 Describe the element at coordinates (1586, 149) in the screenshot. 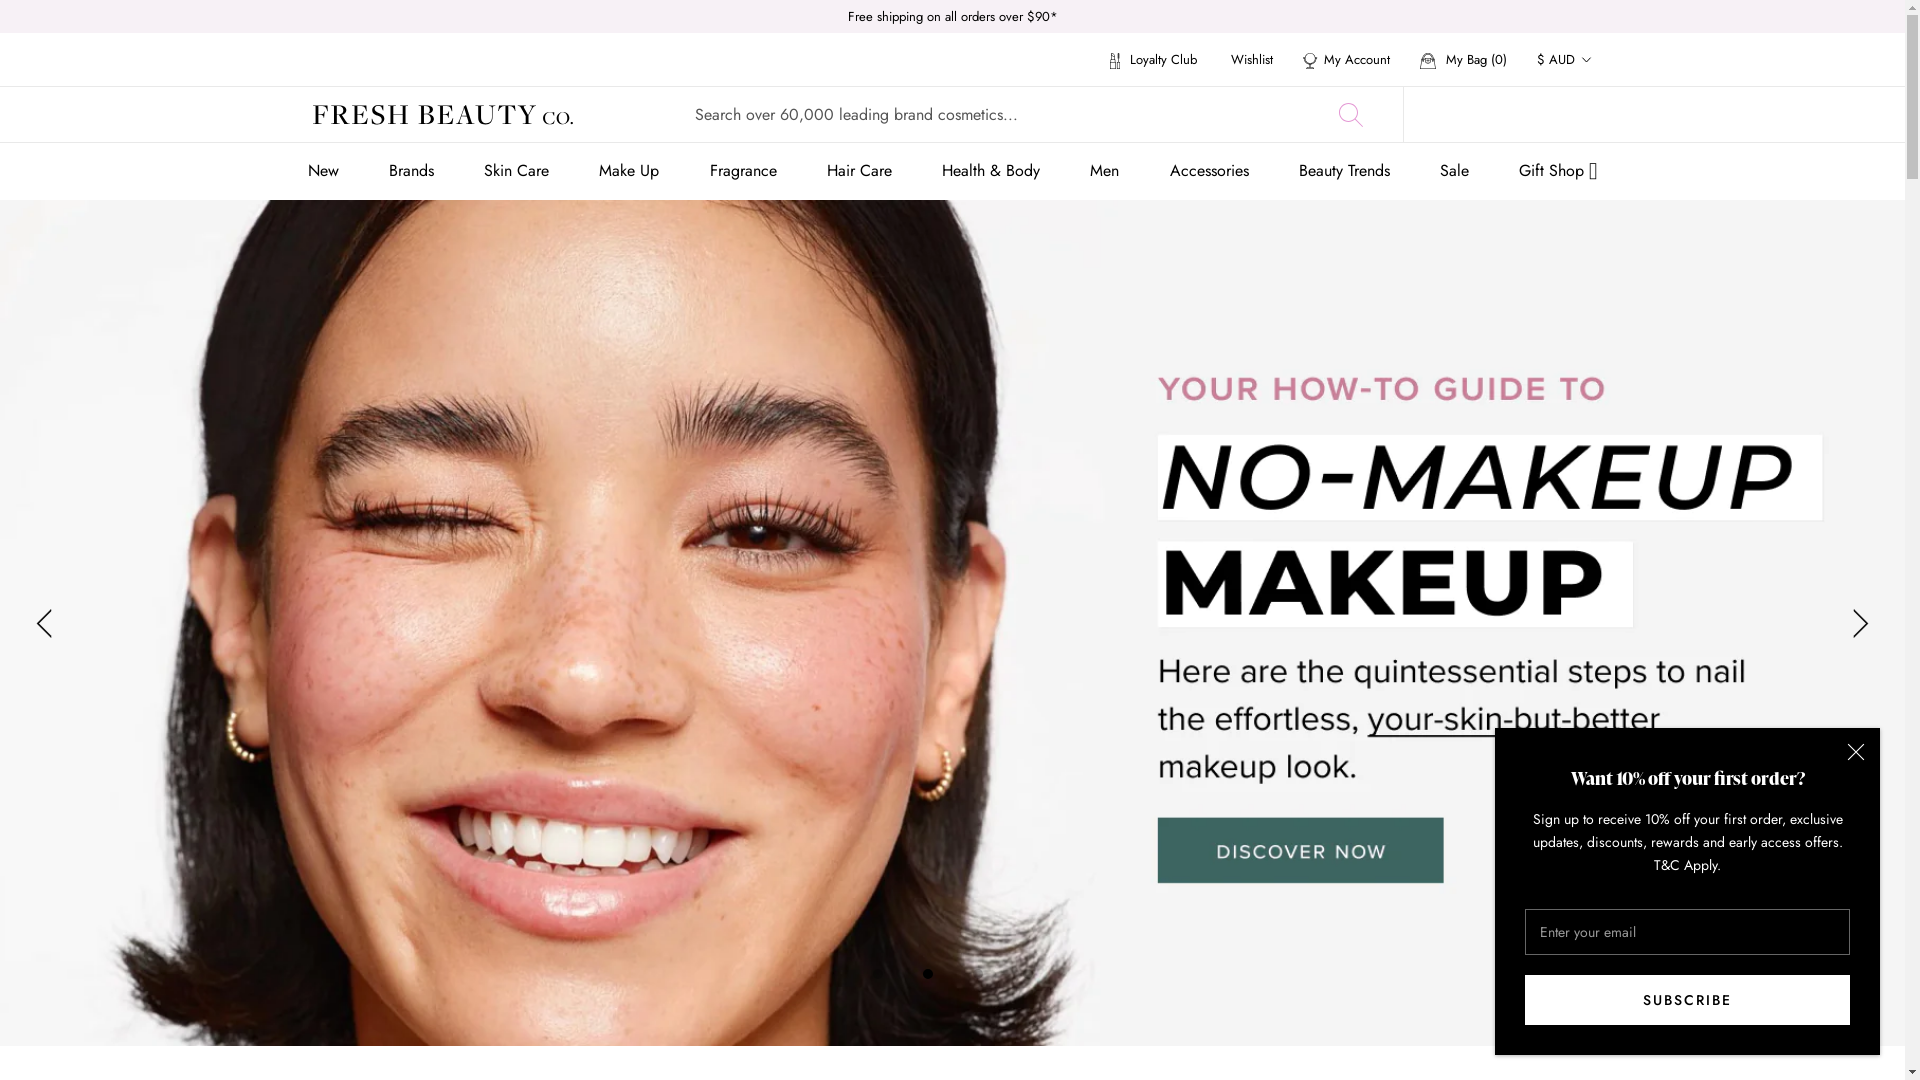

I see `'GBP'` at that location.